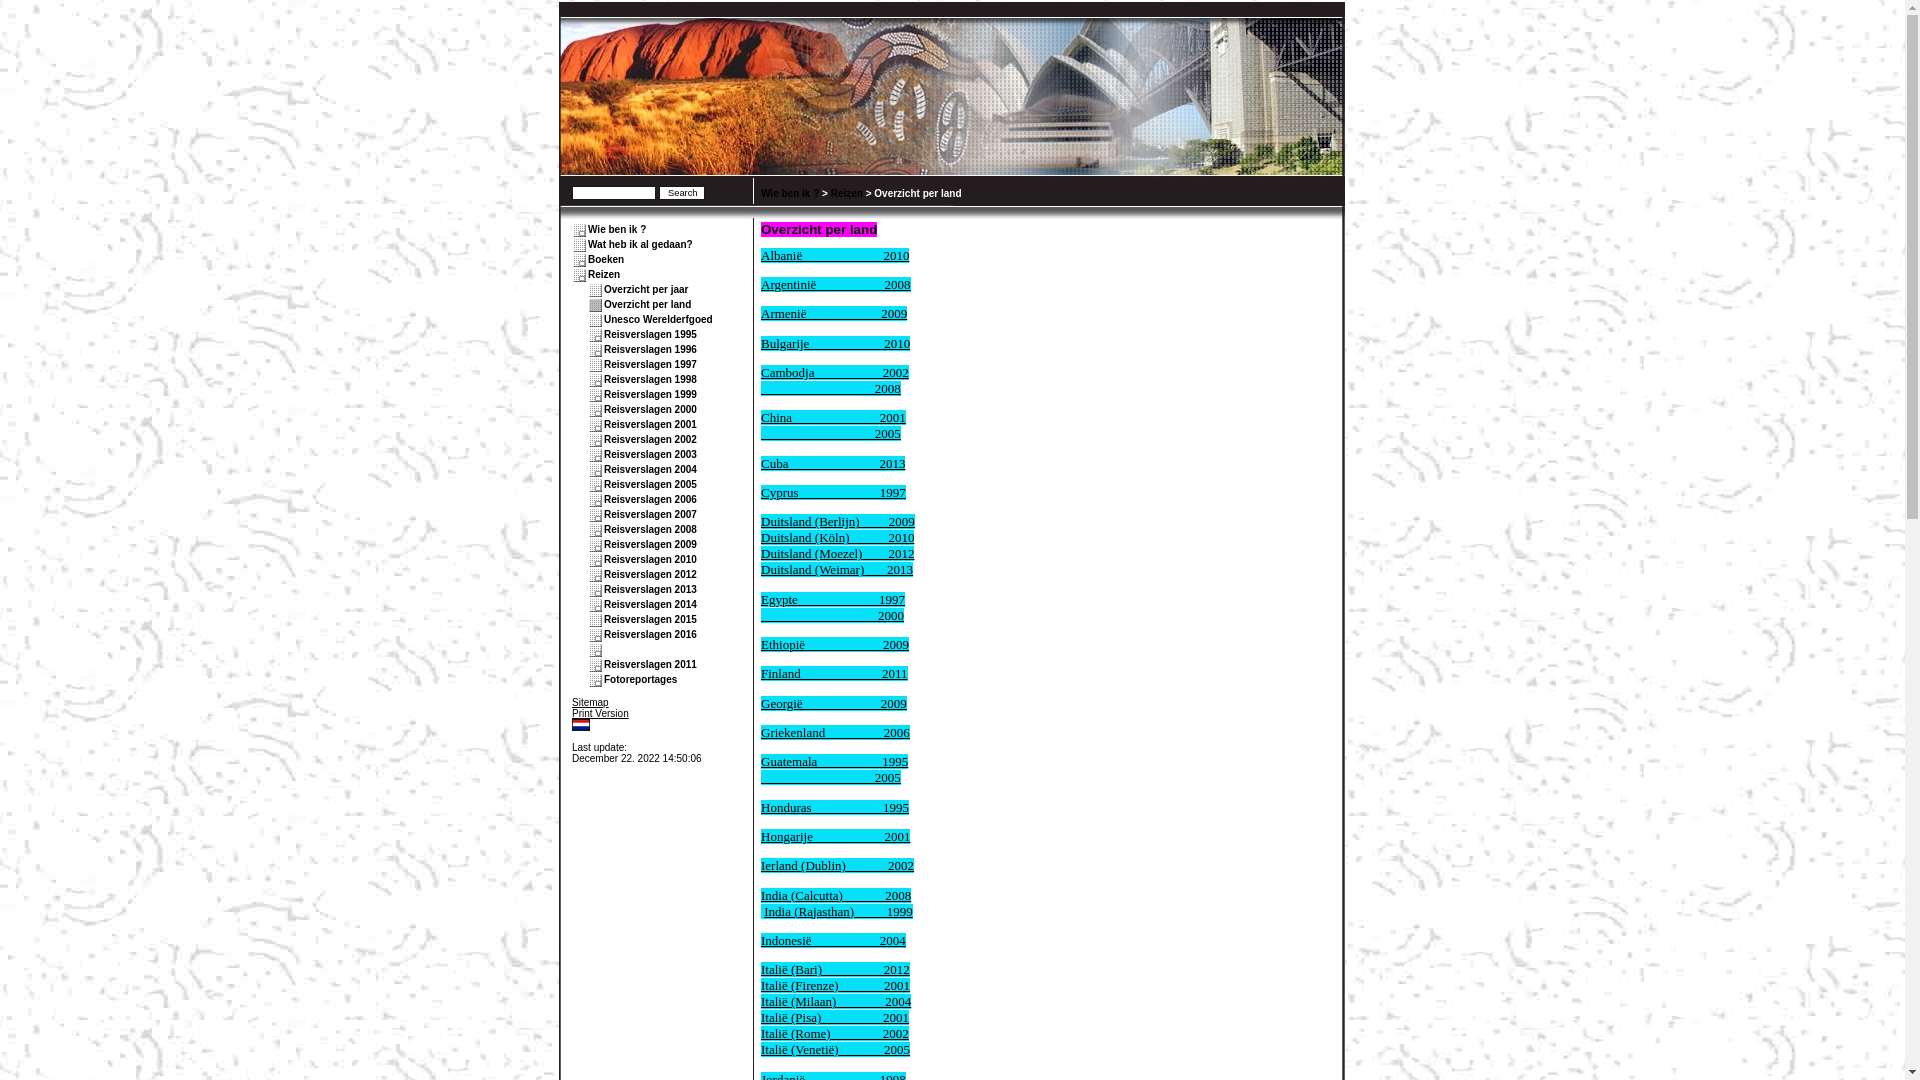  Describe the element at coordinates (830, 432) in the screenshot. I see `'                                   2005'` at that location.